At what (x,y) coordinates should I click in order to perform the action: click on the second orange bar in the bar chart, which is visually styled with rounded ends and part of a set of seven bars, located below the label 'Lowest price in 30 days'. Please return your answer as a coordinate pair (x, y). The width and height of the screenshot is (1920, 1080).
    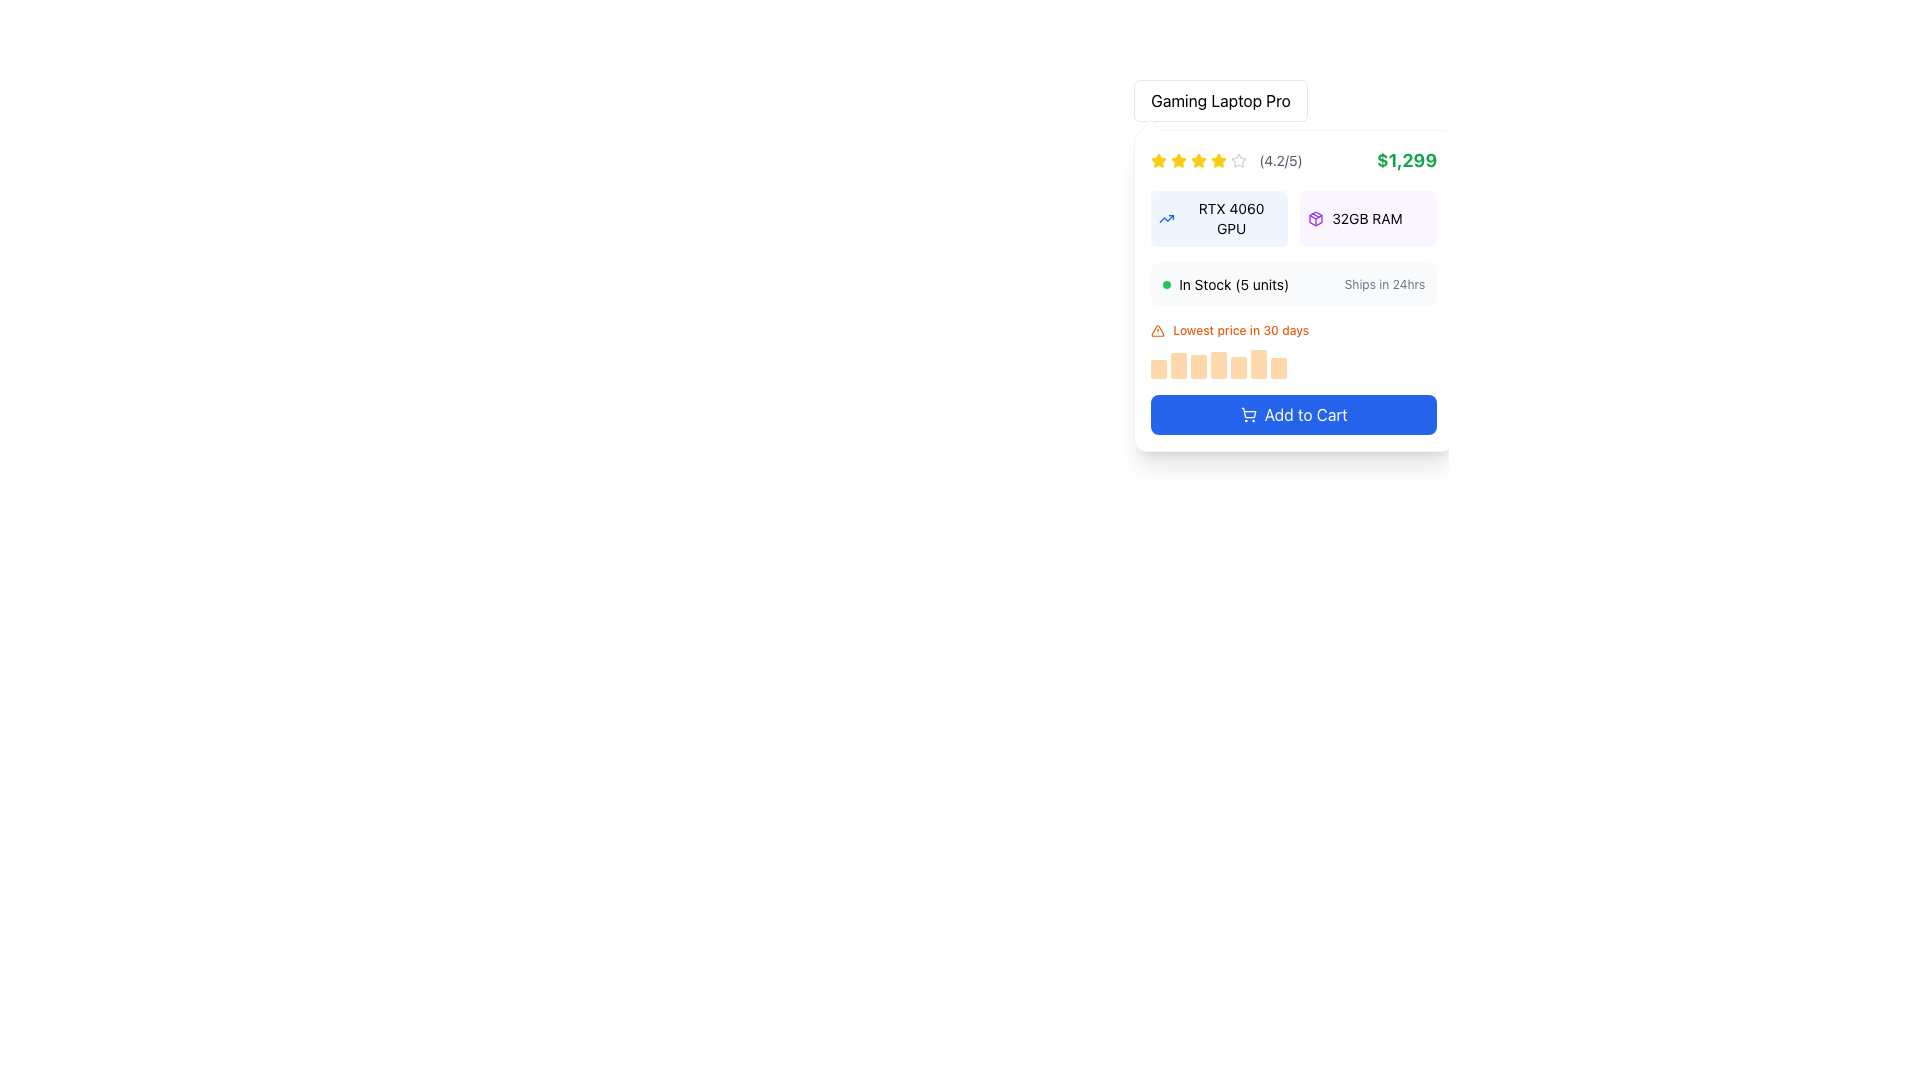
    Looking at the image, I should click on (1179, 366).